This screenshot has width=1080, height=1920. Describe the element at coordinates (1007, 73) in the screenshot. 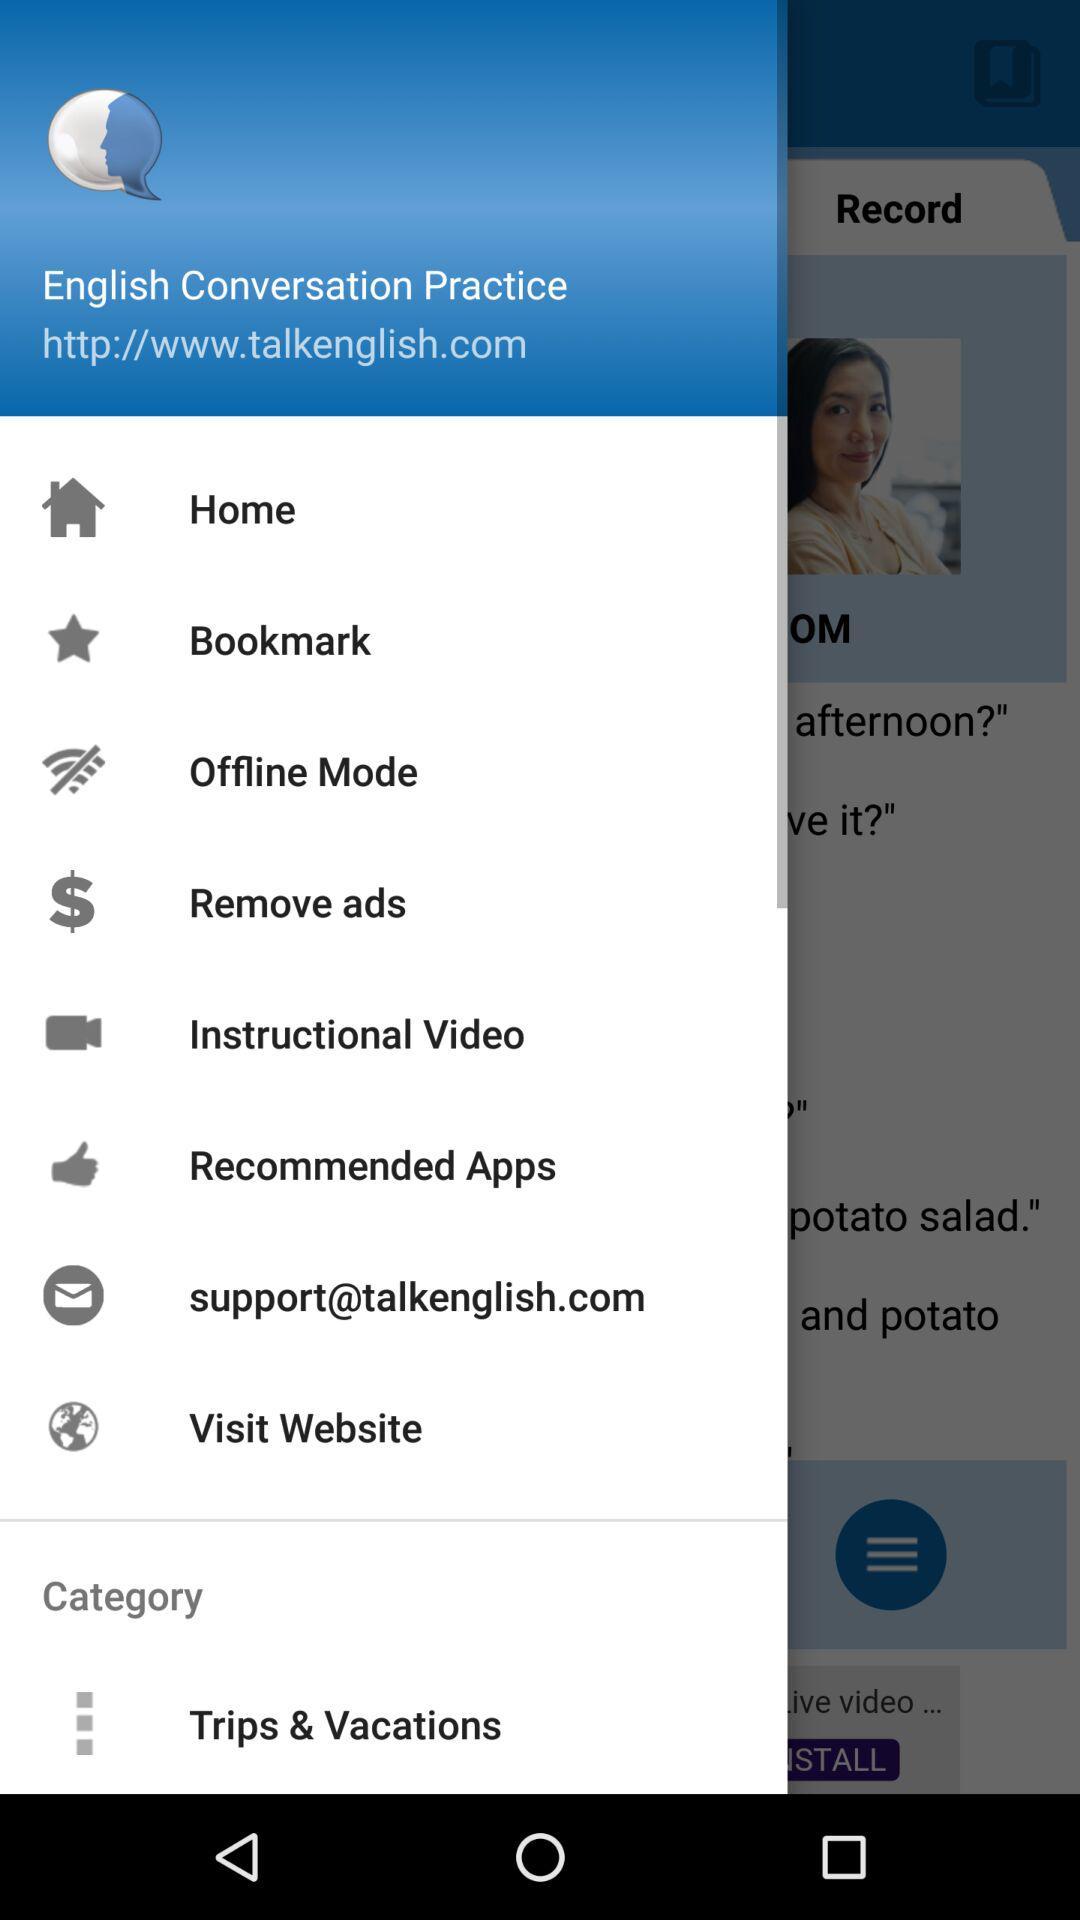

I see `the button which is on the top right corner of the page` at that location.